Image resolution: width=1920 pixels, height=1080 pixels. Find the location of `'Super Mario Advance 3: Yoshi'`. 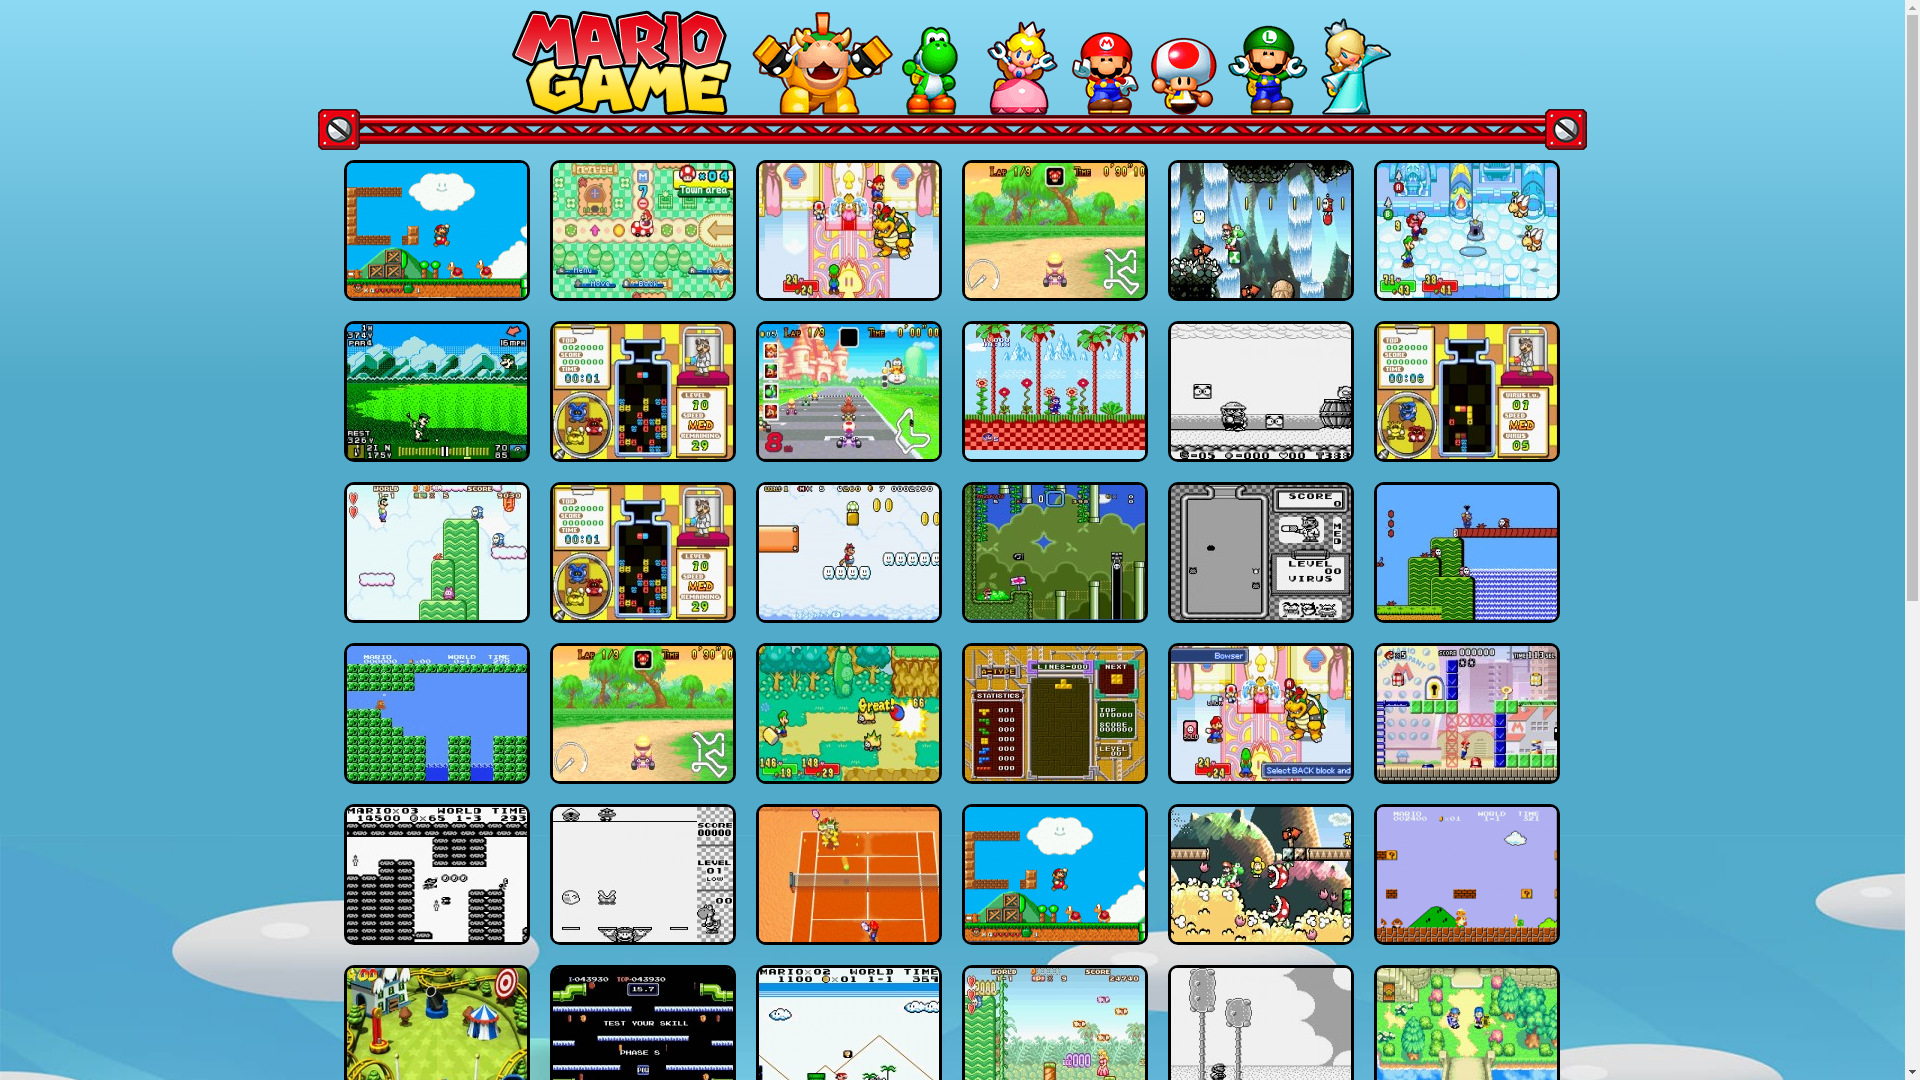

'Super Mario Advance 3: Yoshi' is located at coordinates (1260, 227).